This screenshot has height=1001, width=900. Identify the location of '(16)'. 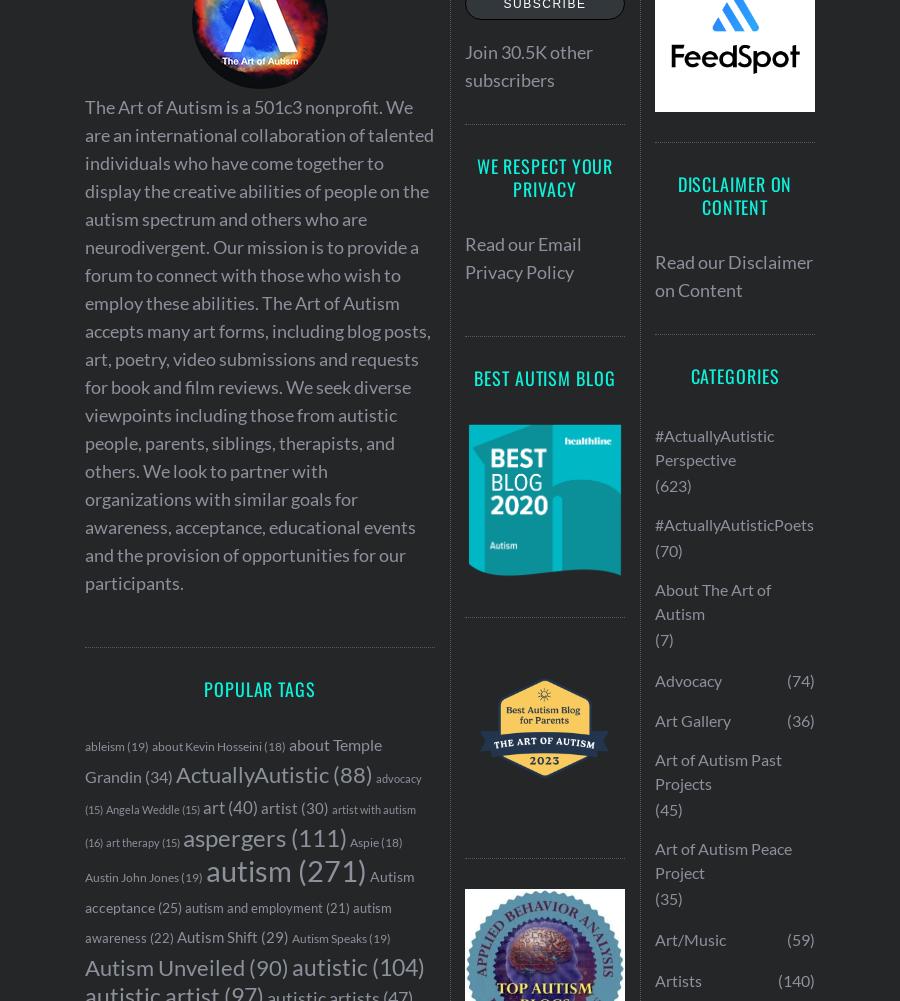
(92, 841).